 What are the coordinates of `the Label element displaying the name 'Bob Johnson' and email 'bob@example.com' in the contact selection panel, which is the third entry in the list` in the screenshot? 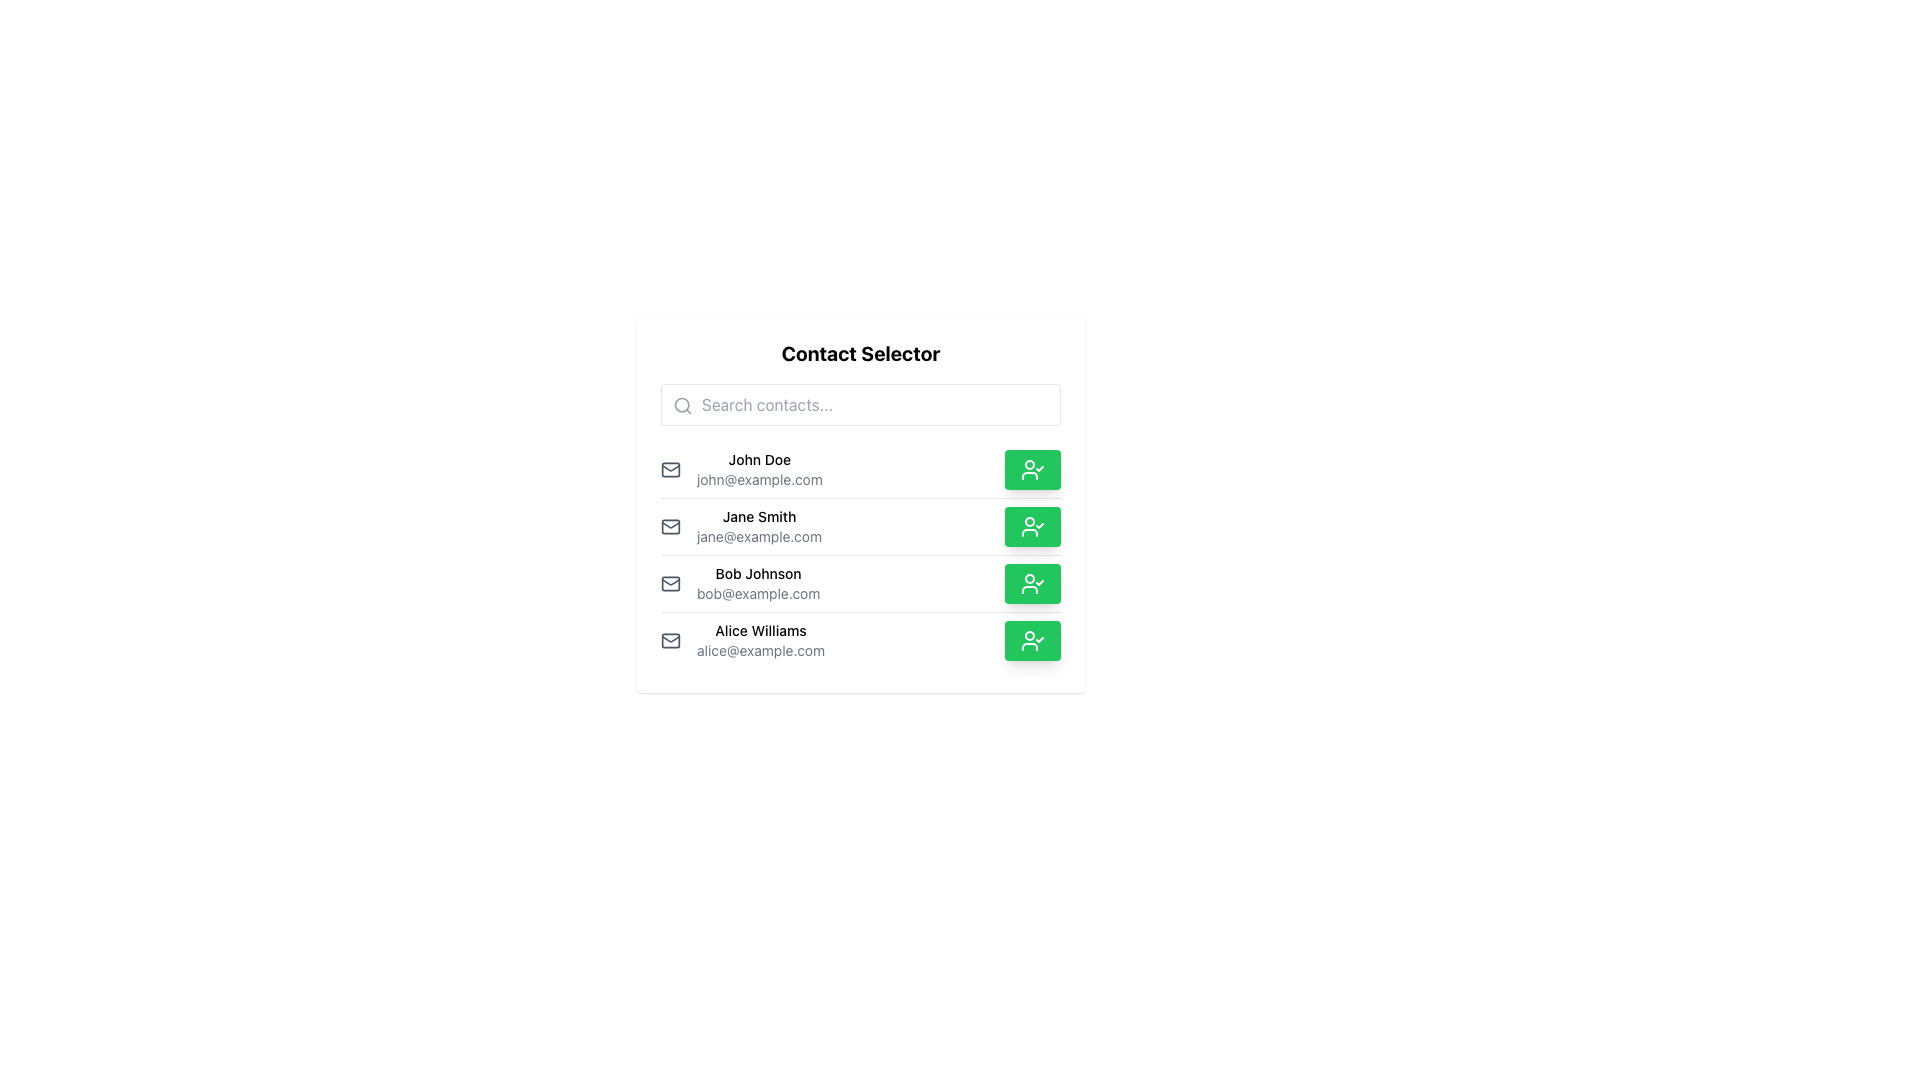 It's located at (757, 583).